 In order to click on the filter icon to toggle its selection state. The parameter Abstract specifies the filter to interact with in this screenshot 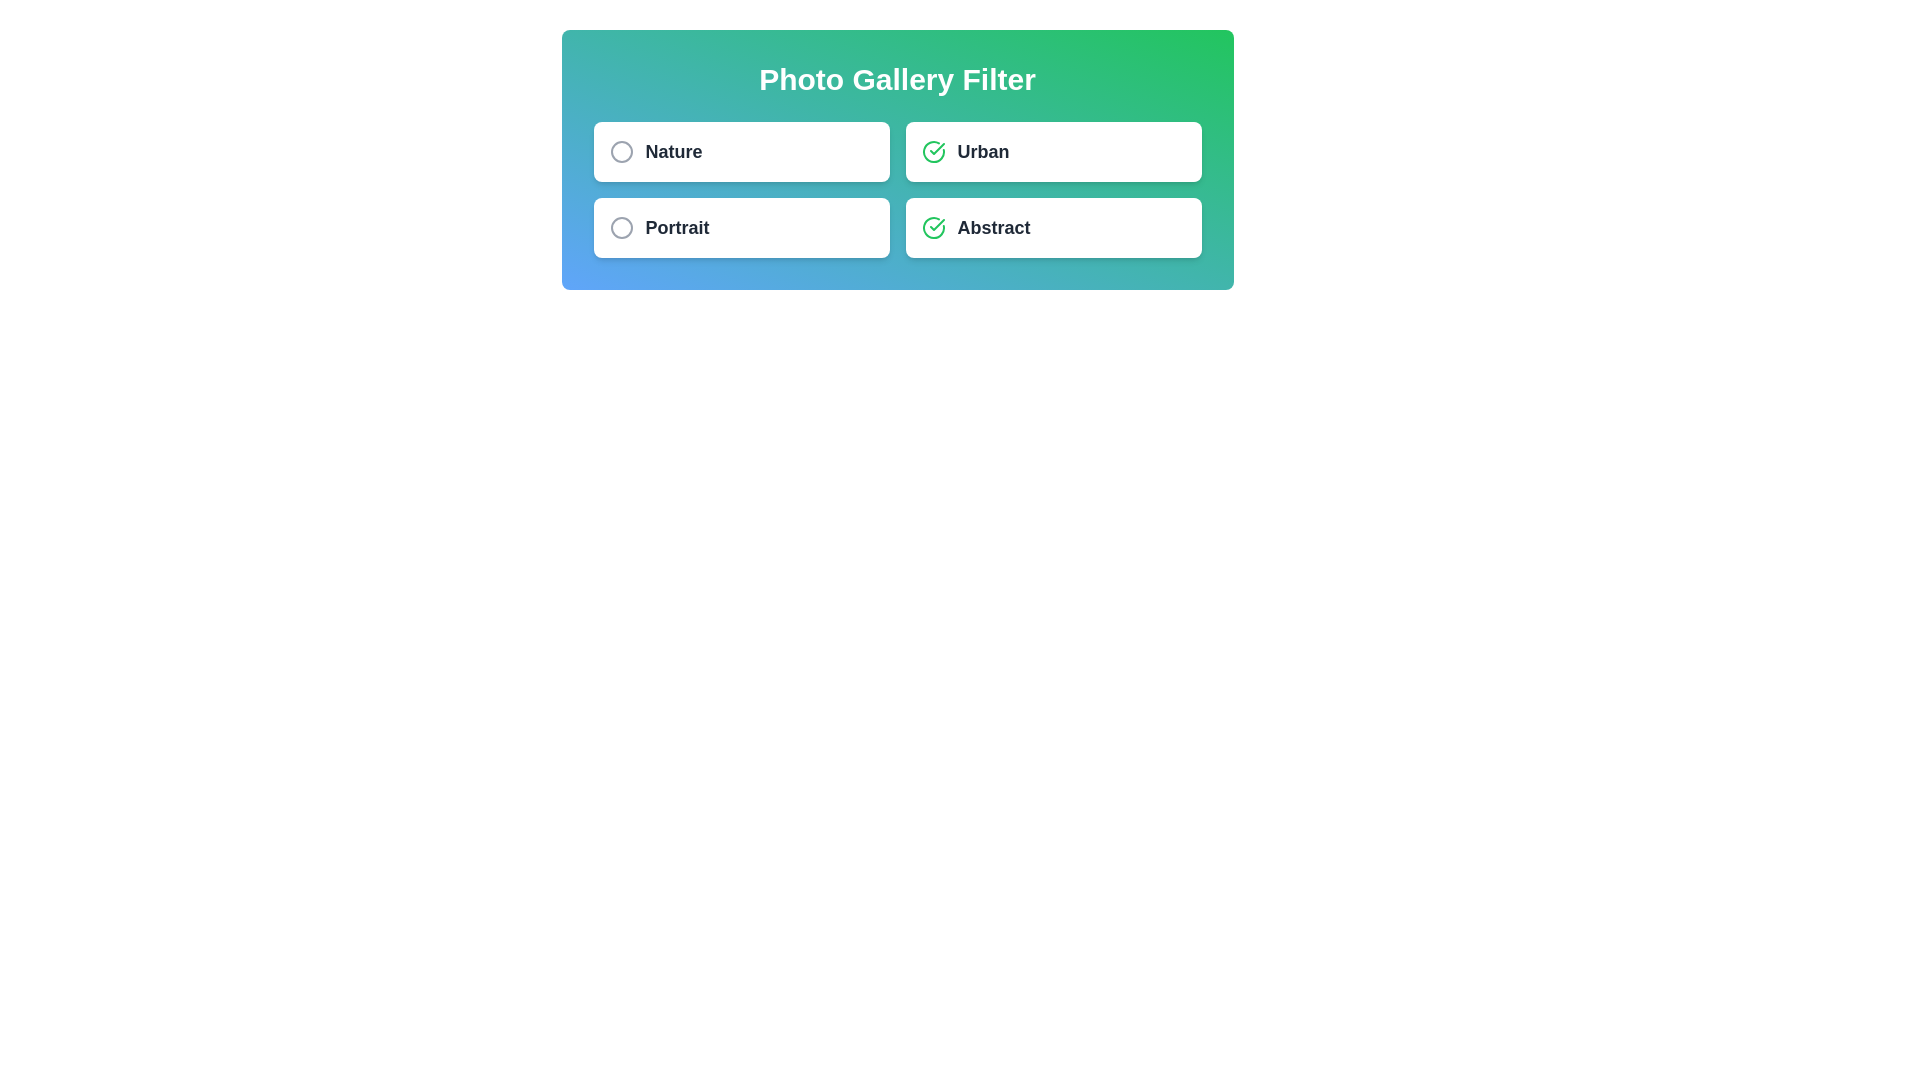, I will do `click(932, 226)`.